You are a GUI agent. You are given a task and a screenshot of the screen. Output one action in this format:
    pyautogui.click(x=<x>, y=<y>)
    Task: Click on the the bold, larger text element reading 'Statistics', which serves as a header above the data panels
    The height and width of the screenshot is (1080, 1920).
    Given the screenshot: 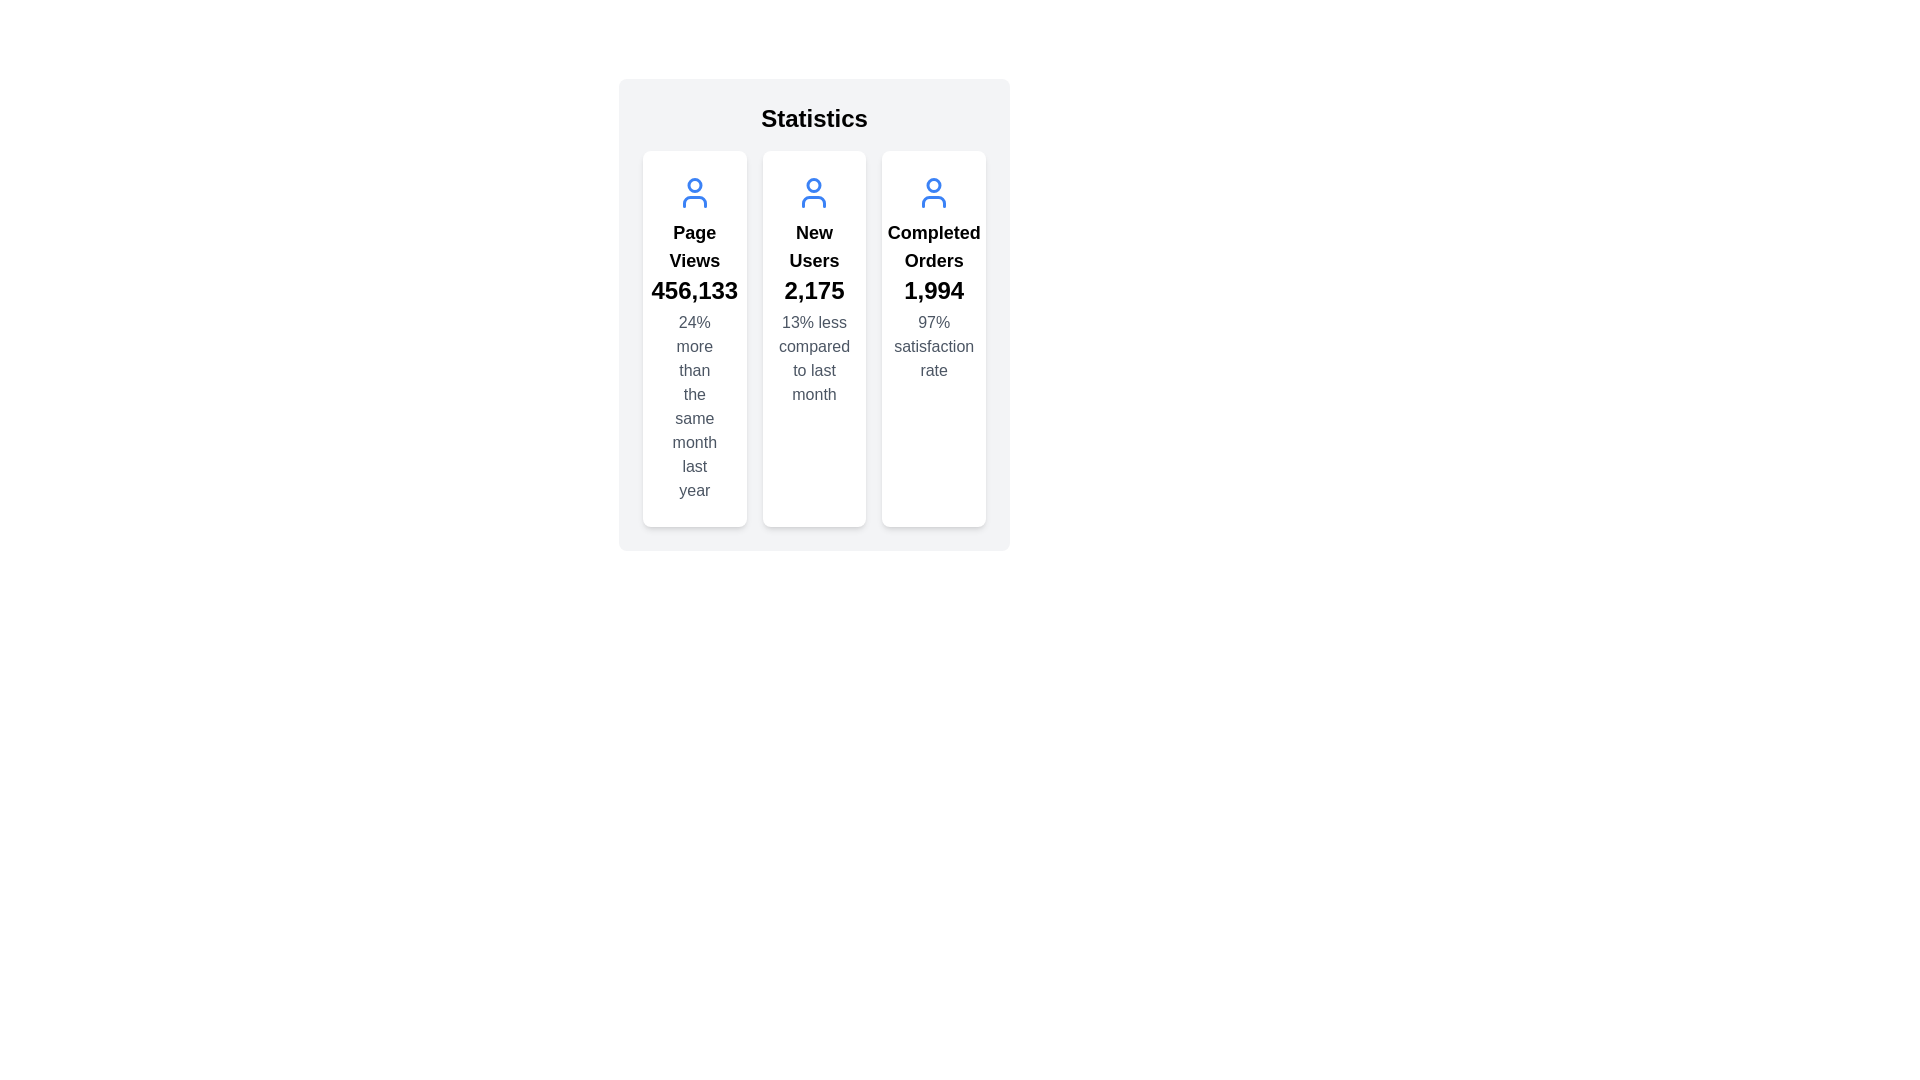 What is the action you would take?
    pyautogui.click(x=814, y=119)
    